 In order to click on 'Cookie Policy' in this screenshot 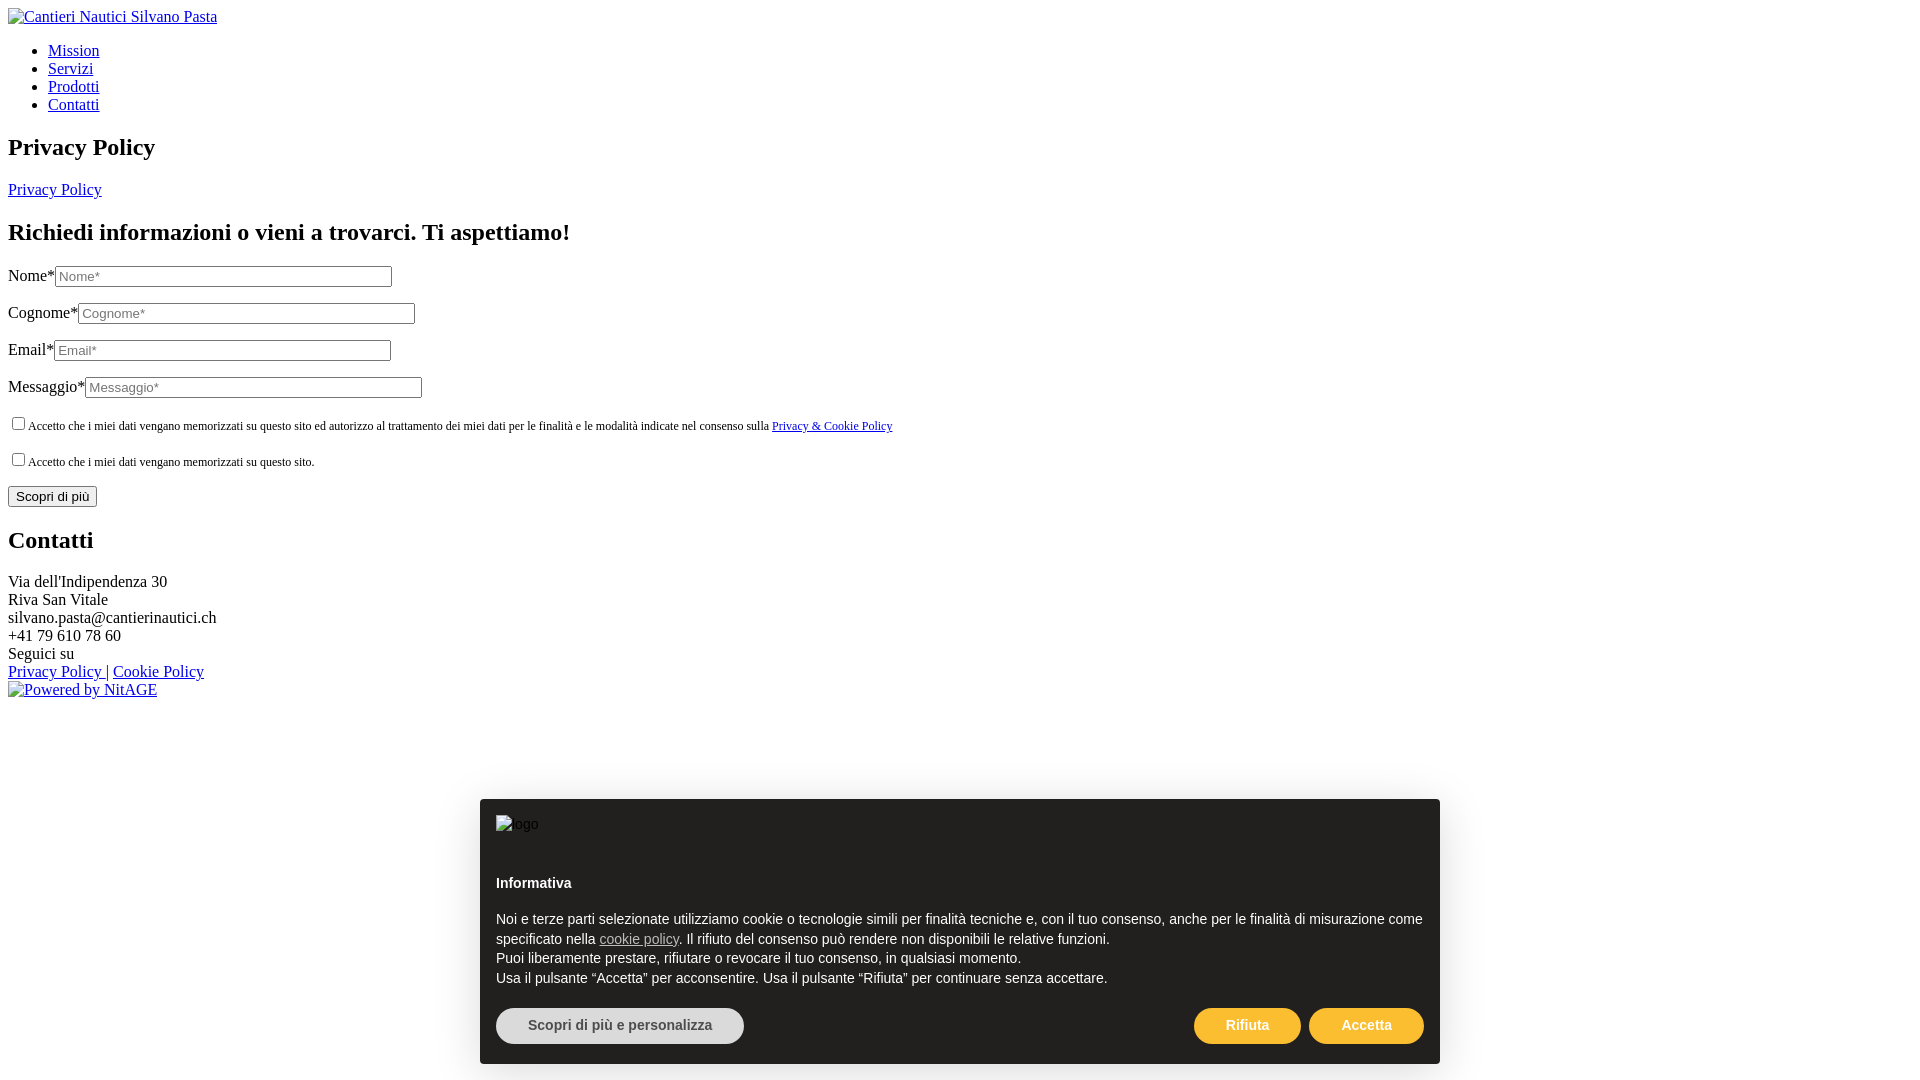, I will do `click(157, 671)`.